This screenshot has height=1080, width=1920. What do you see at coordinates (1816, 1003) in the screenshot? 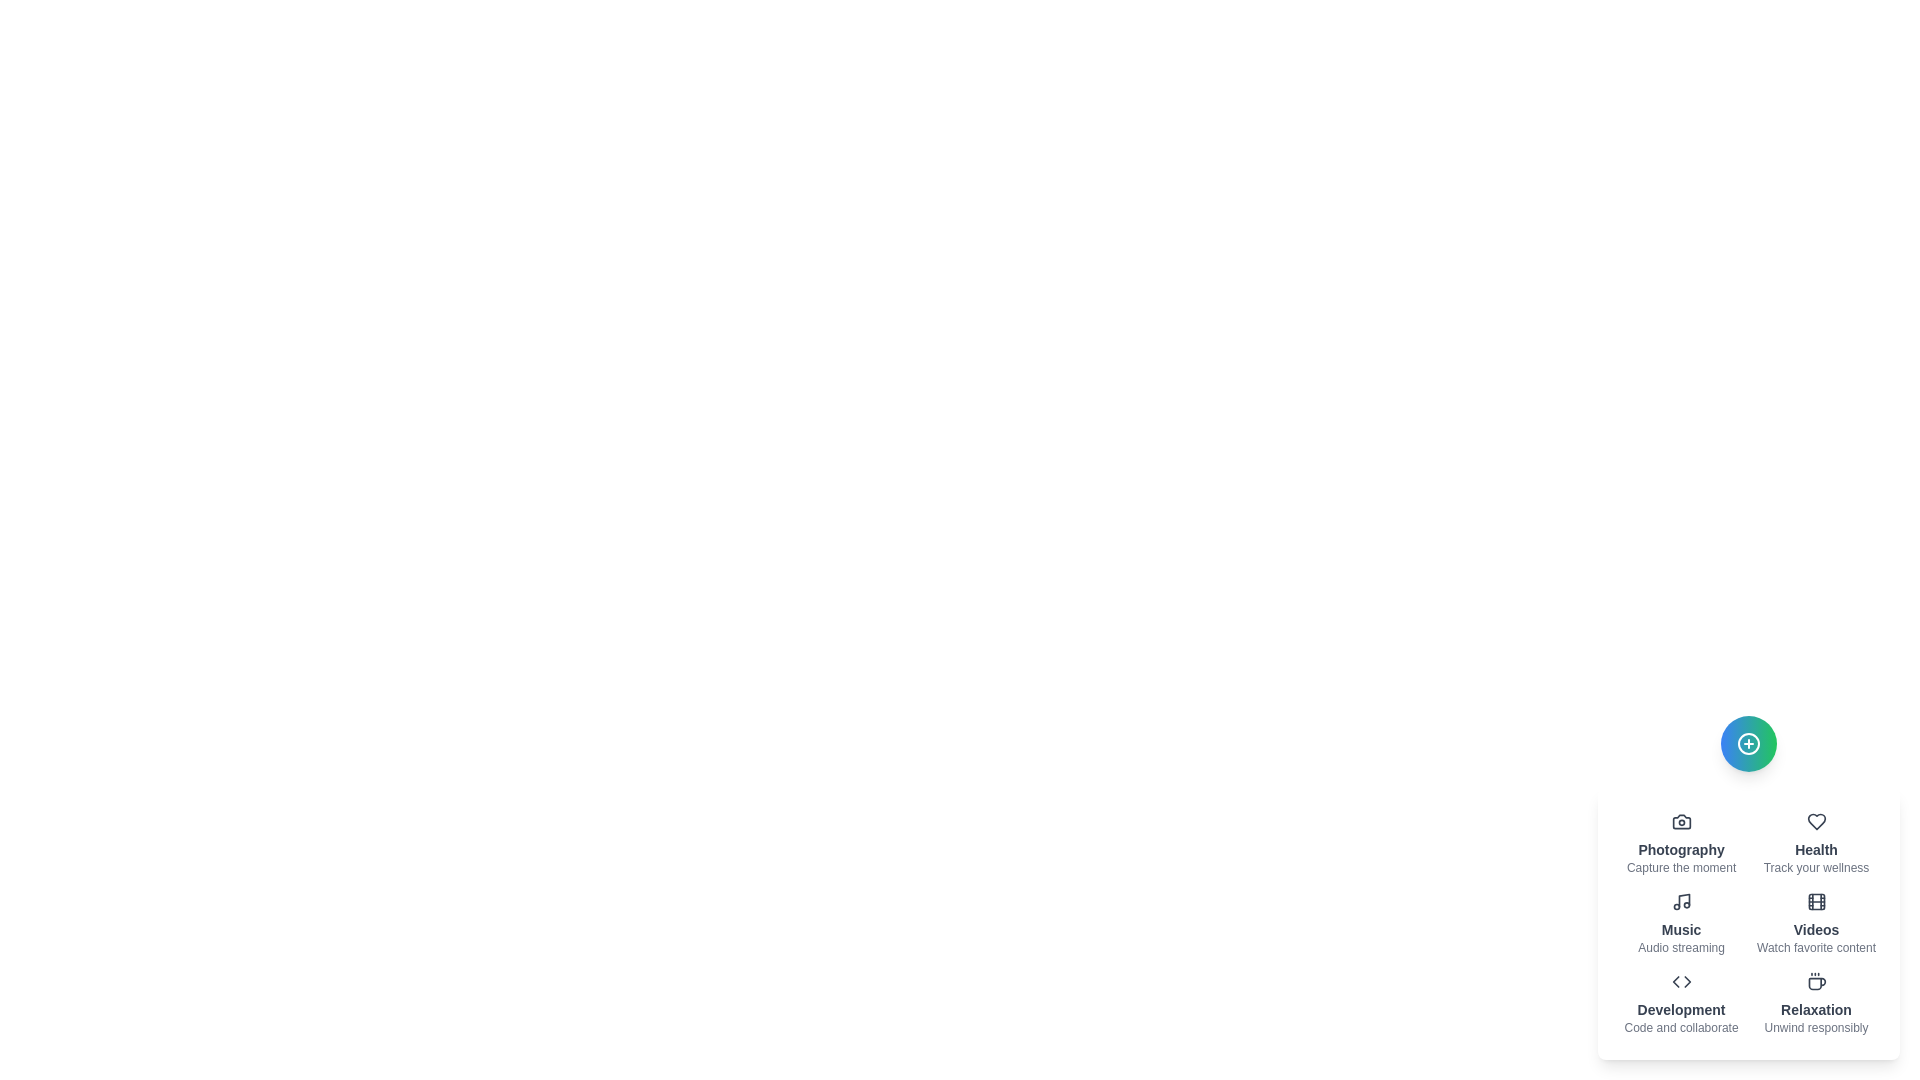
I see `the Relaxation action item to activate its feature` at bounding box center [1816, 1003].